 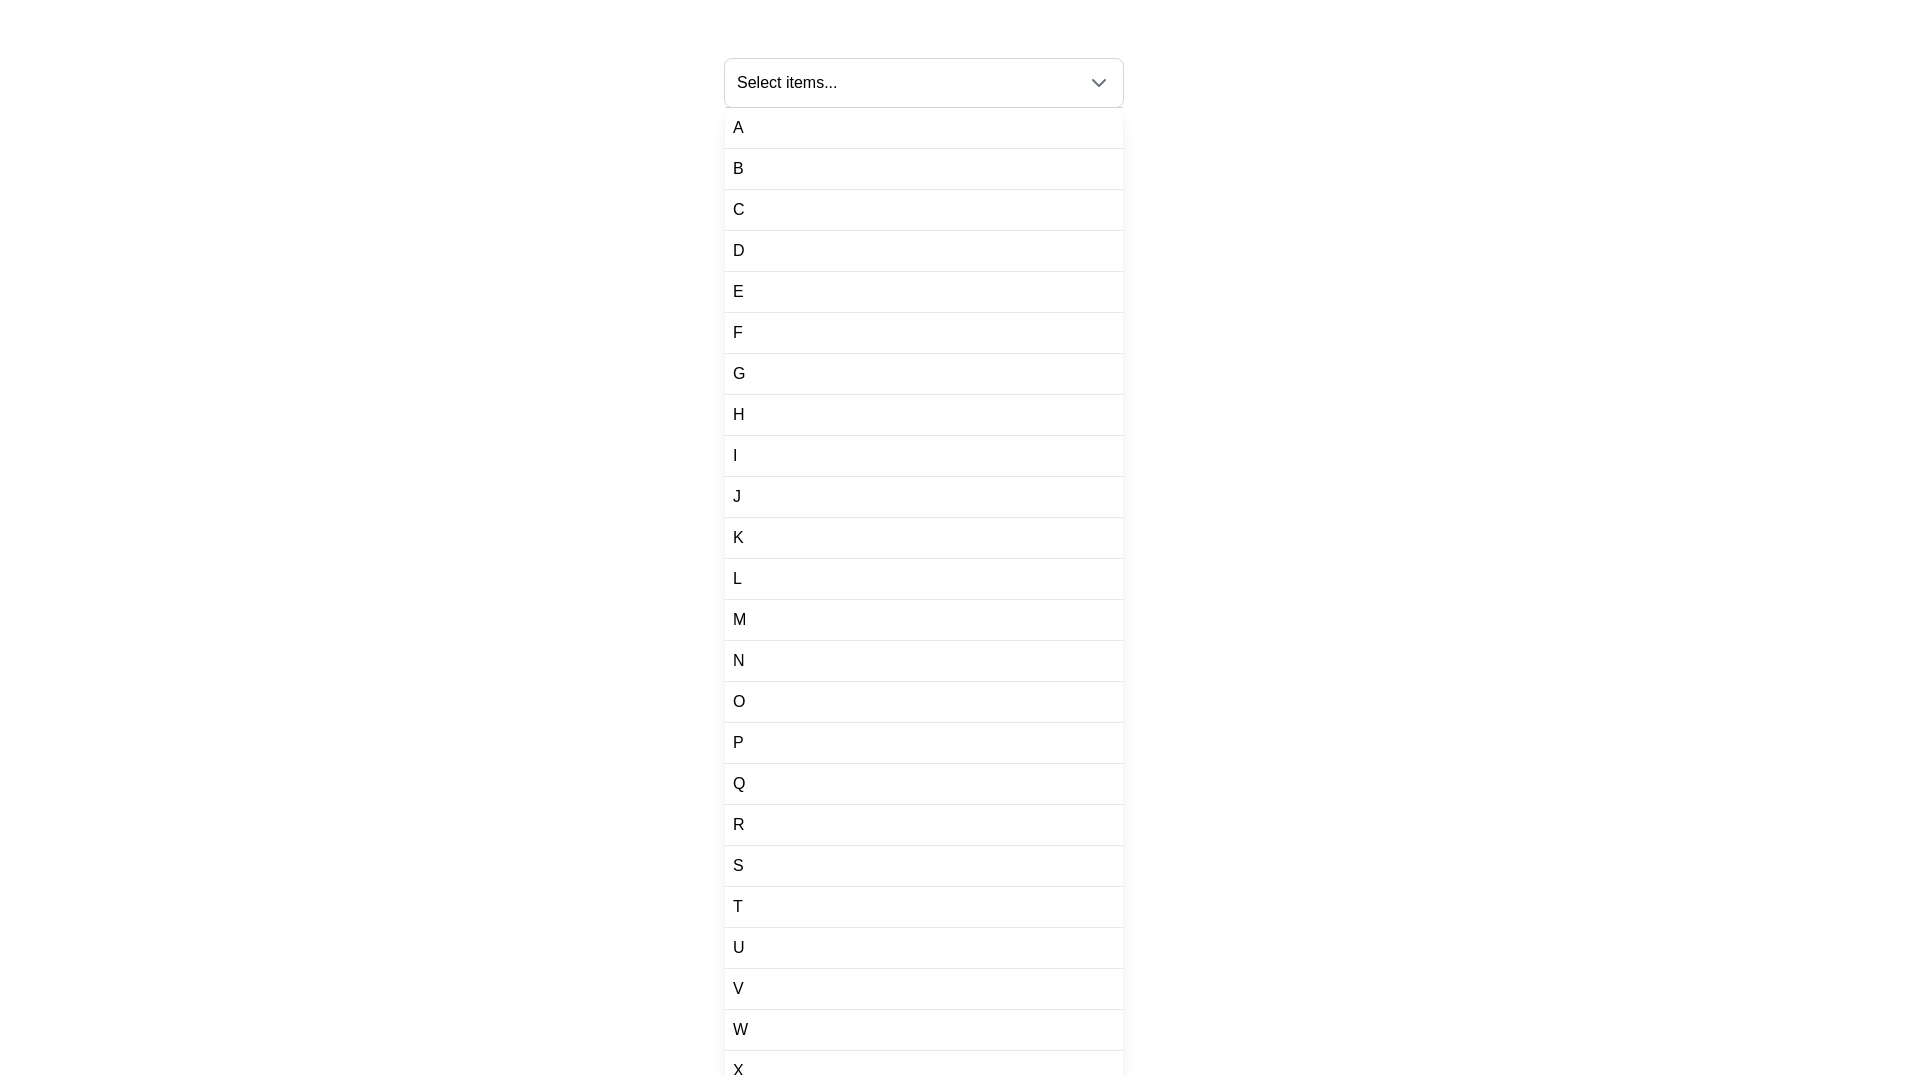 What do you see at coordinates (923, 292) in the screenshot?
I see `the list item representing the letter 'E'` at bounding box center [923, 292].